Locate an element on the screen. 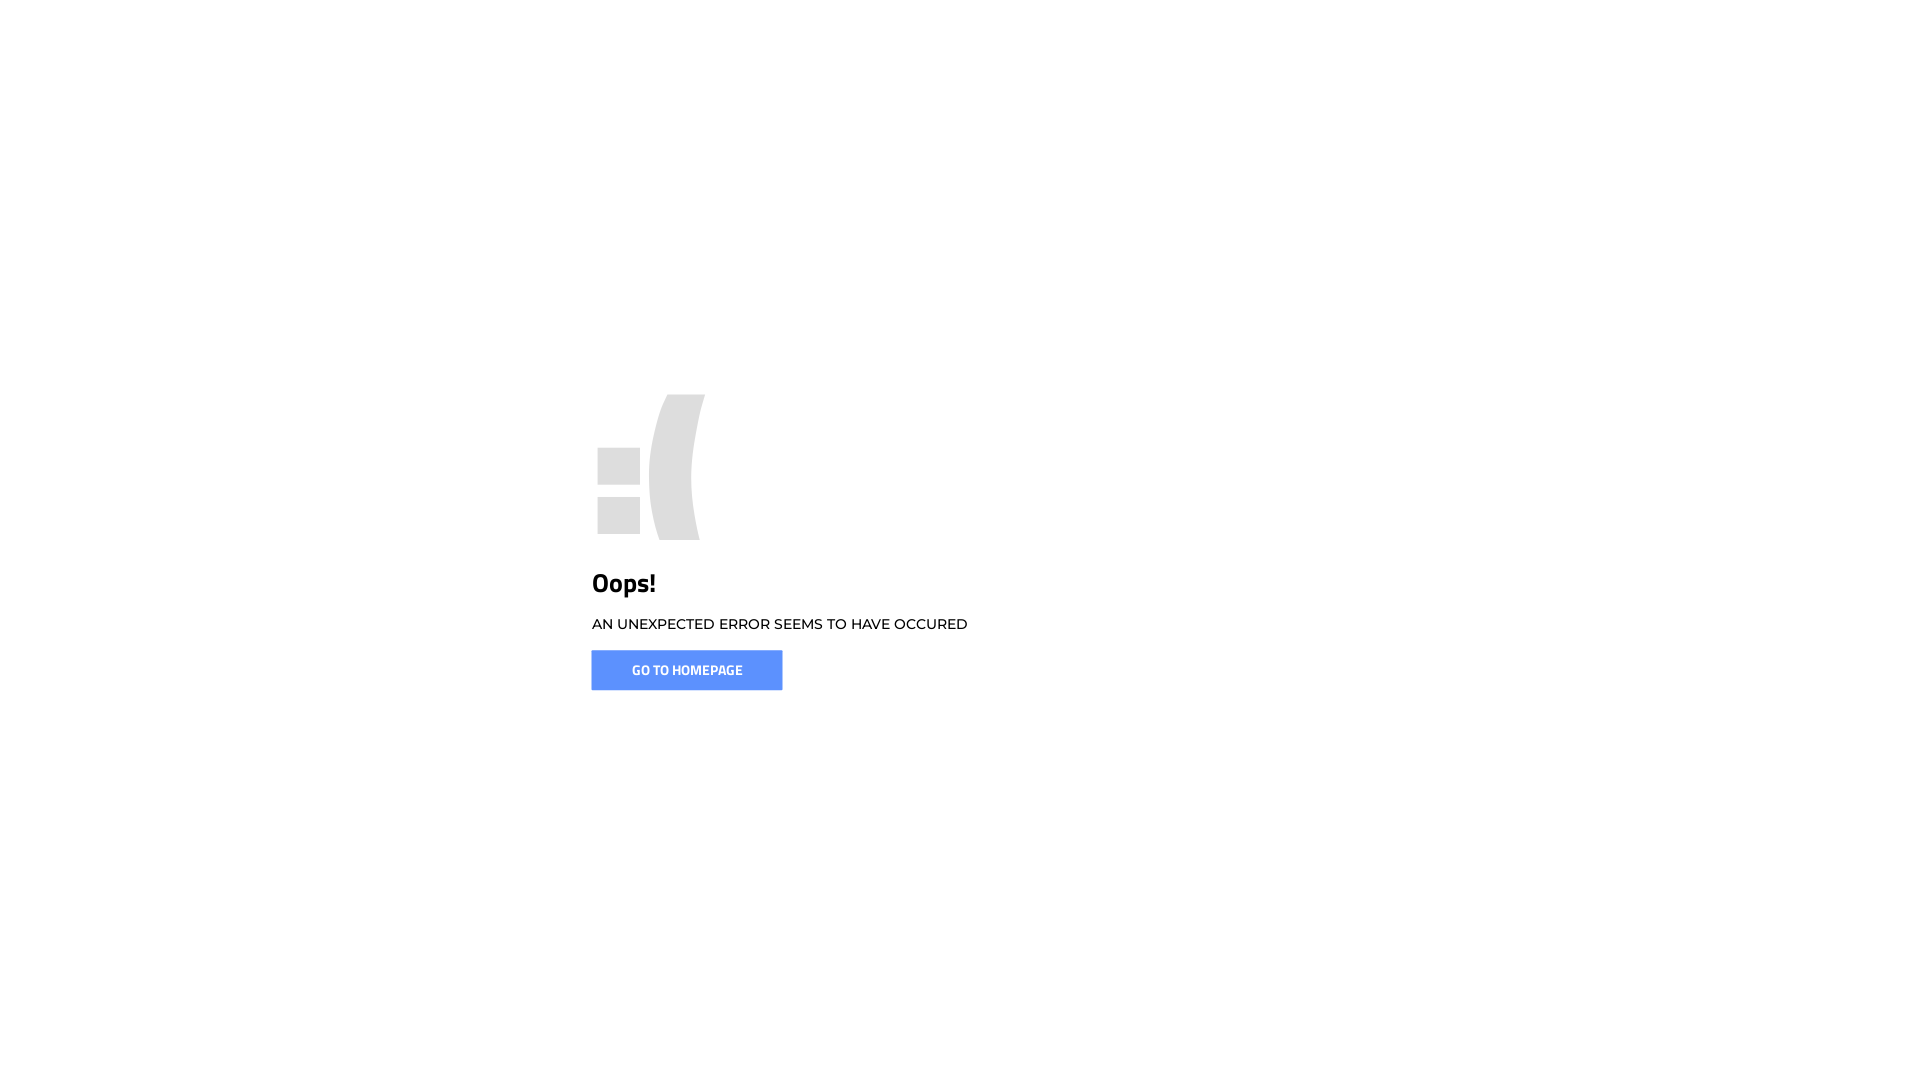 This screenshot has height=1080, width=1920. 'GO TO HOMEPAGE' is located at coordinates (687, 670).